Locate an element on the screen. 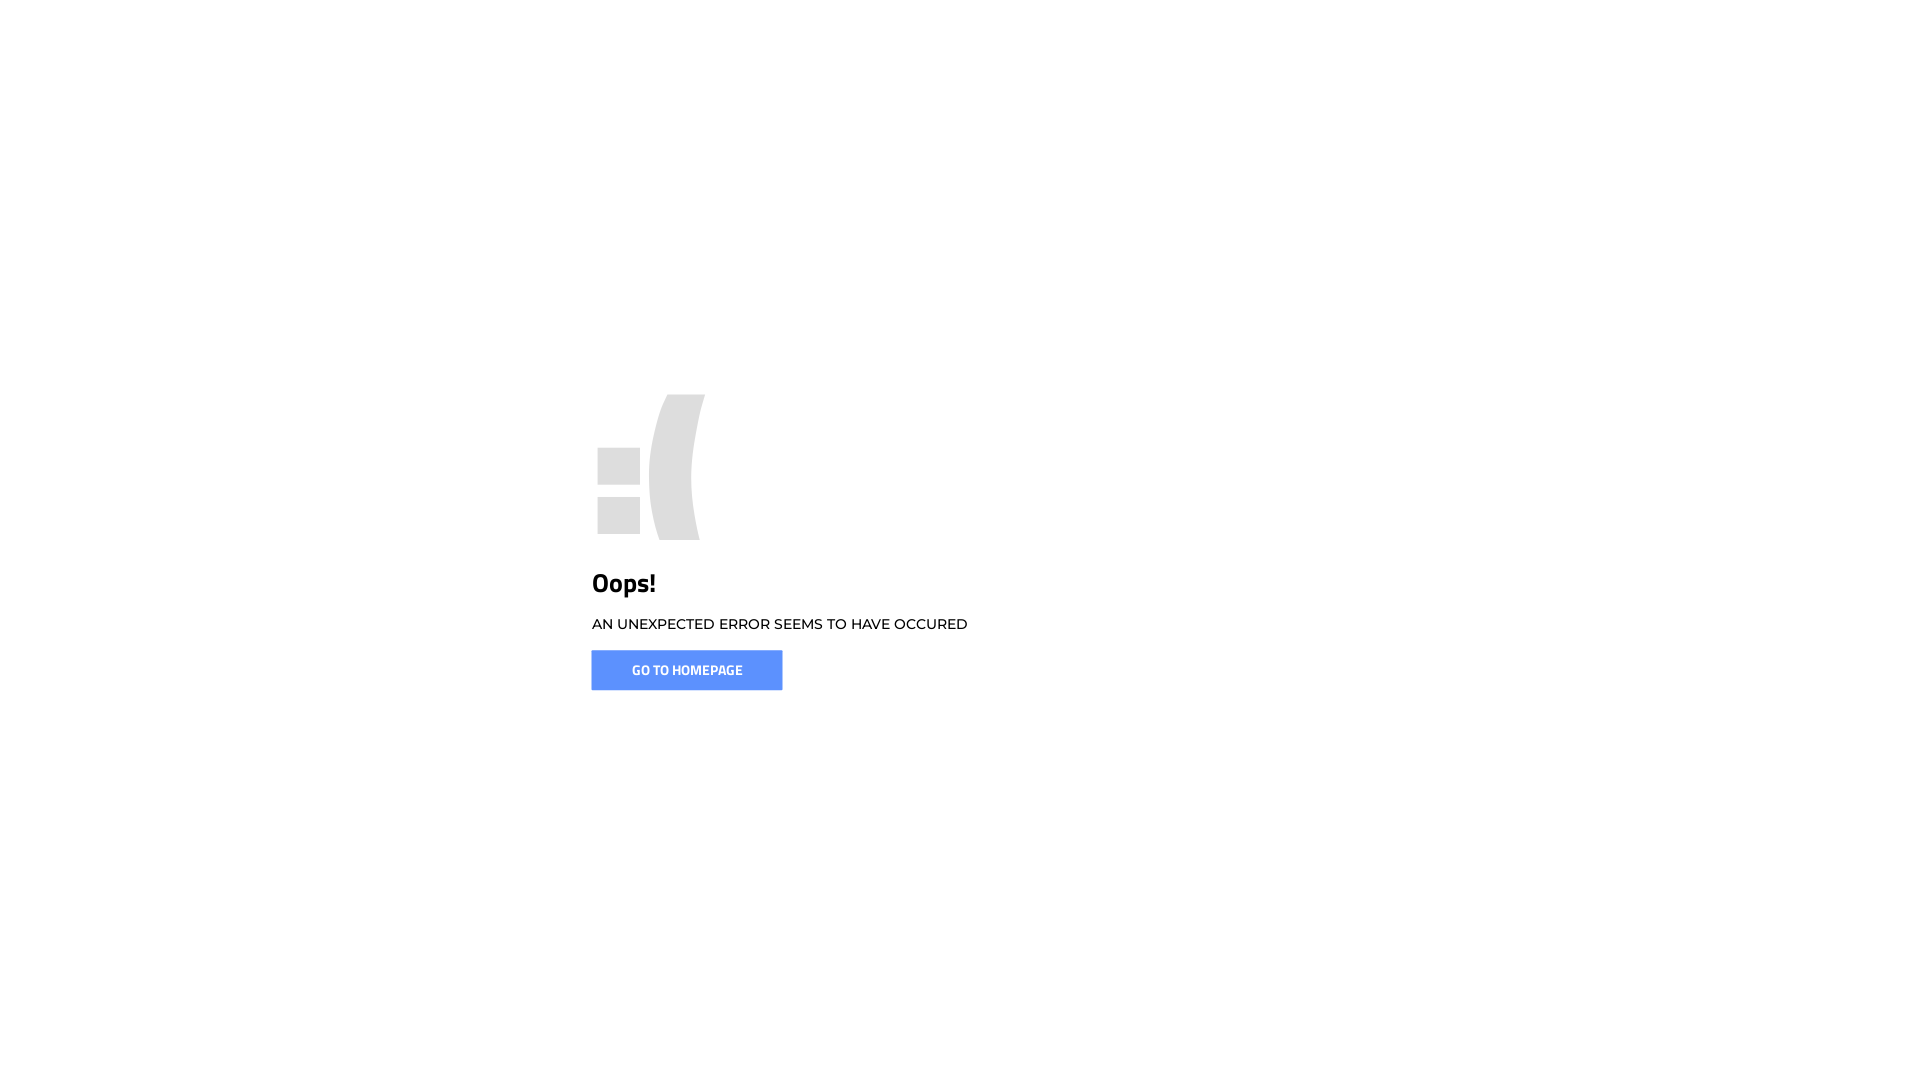 This screenshot has height=1080, width=1920. 'GO TO HOMEPAGE' is located at coordinates (687, 670).